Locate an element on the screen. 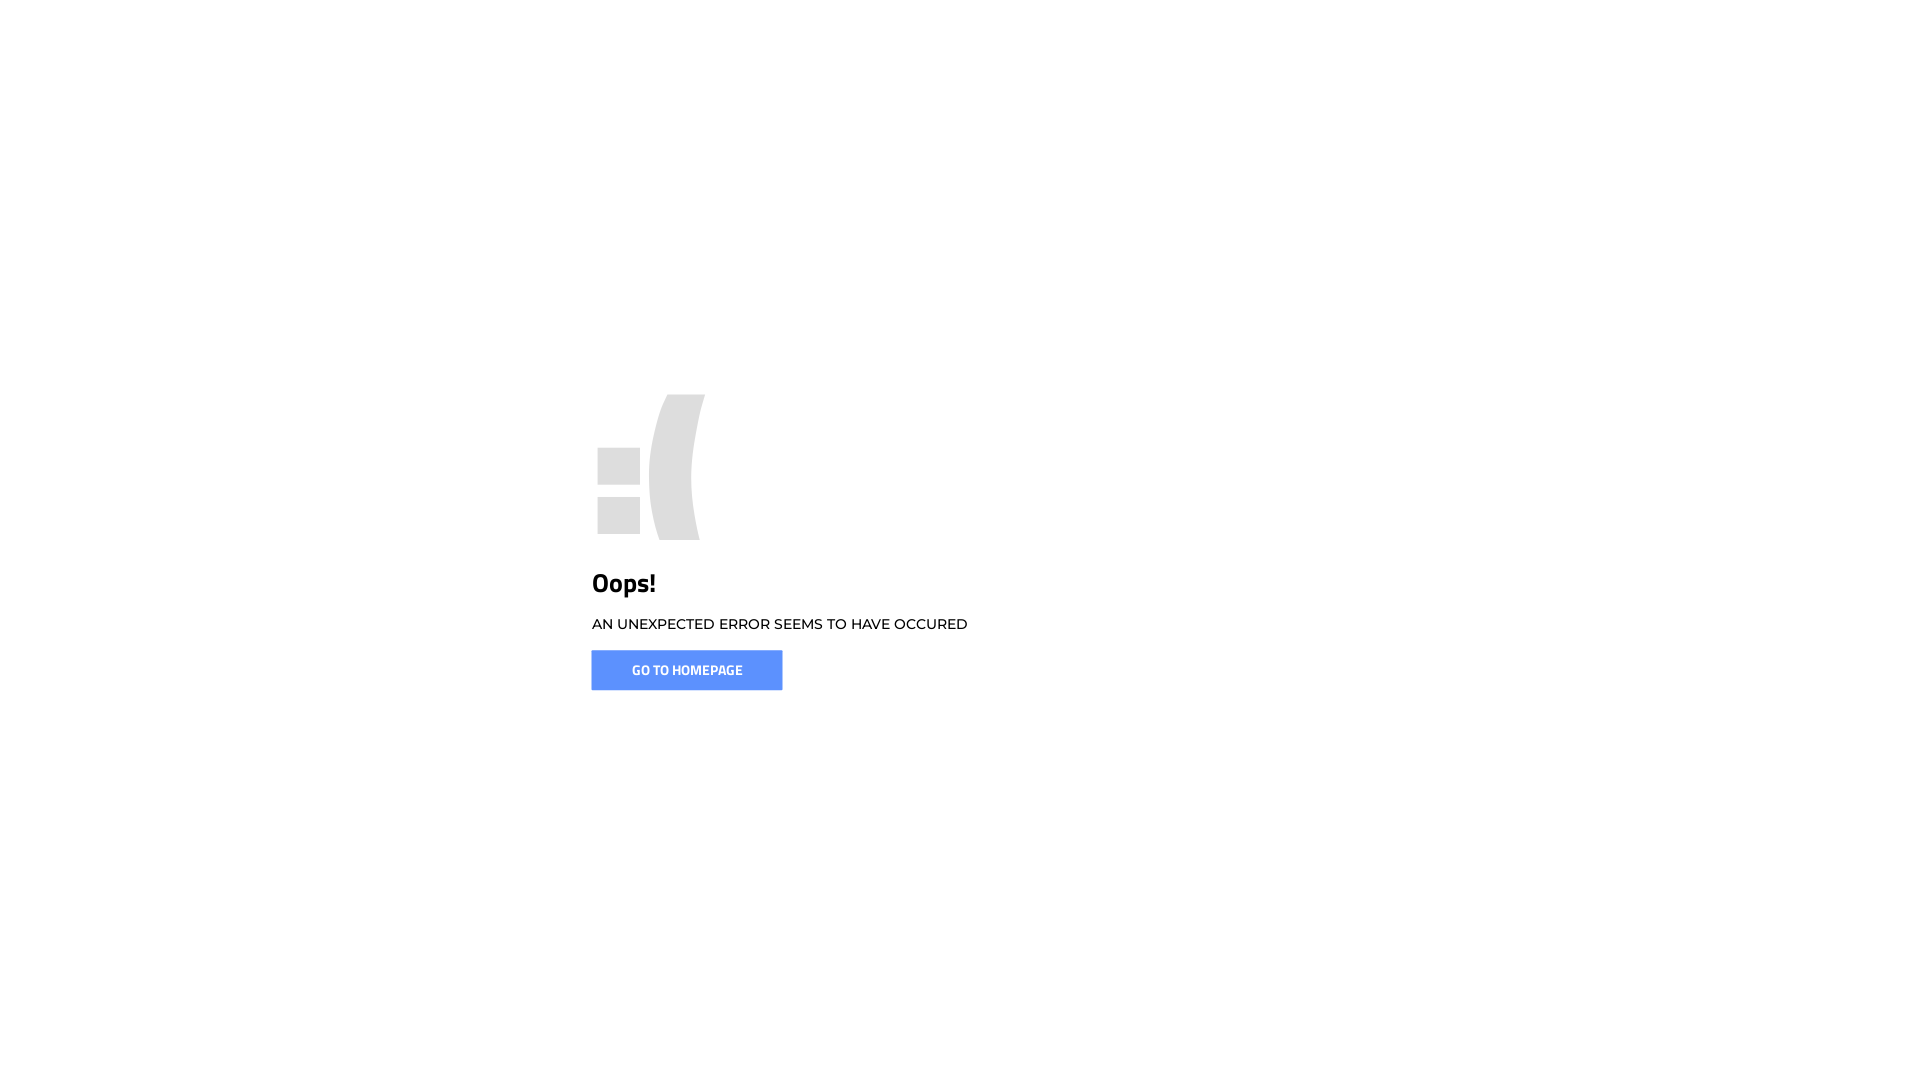 This screenshot has height=1080, width=1920. 'GO TO HOMEPAGE' is located at coordinates (687, 670).